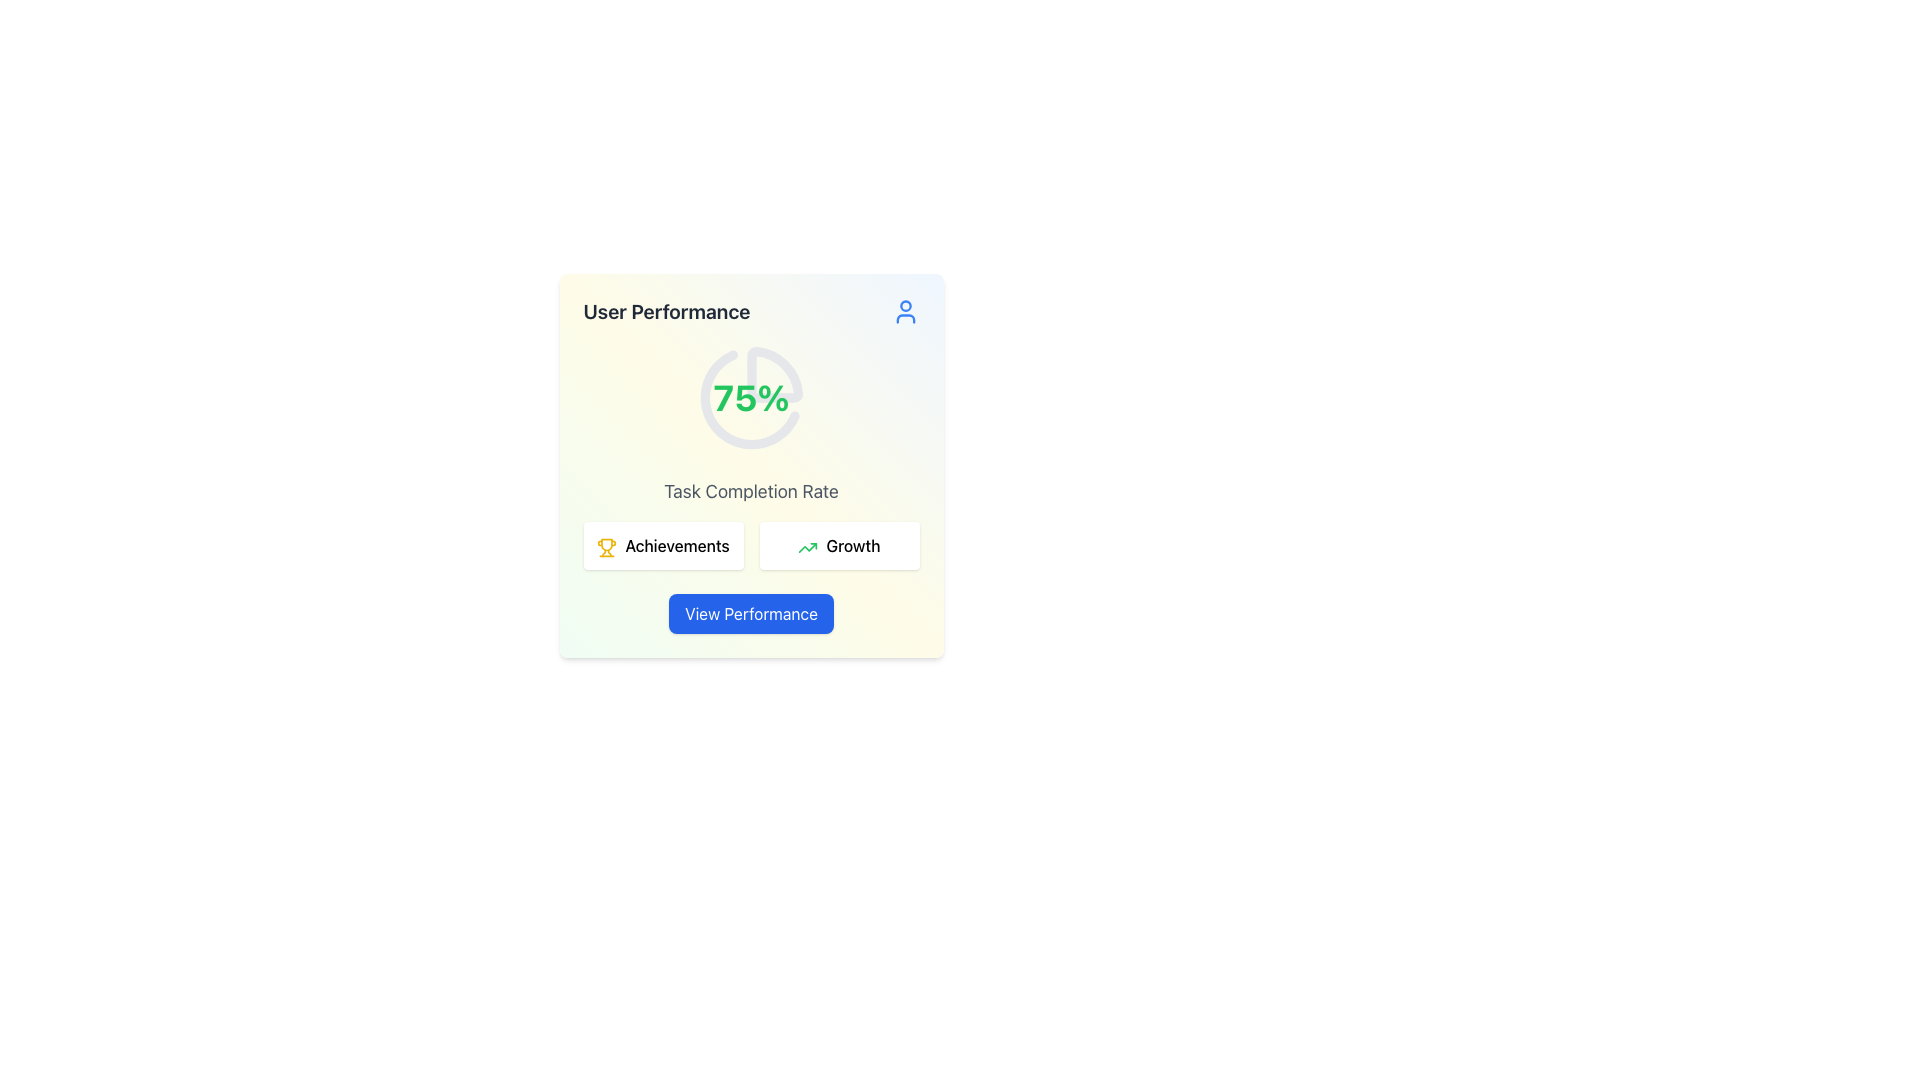 The image size is (1920, 1080). Describe the element at coordinates (904, 306) in the screenshot. I see `the small circular graphic element representing the head of the user figure within the user icon located at the top-right corner of the interface` at that location.